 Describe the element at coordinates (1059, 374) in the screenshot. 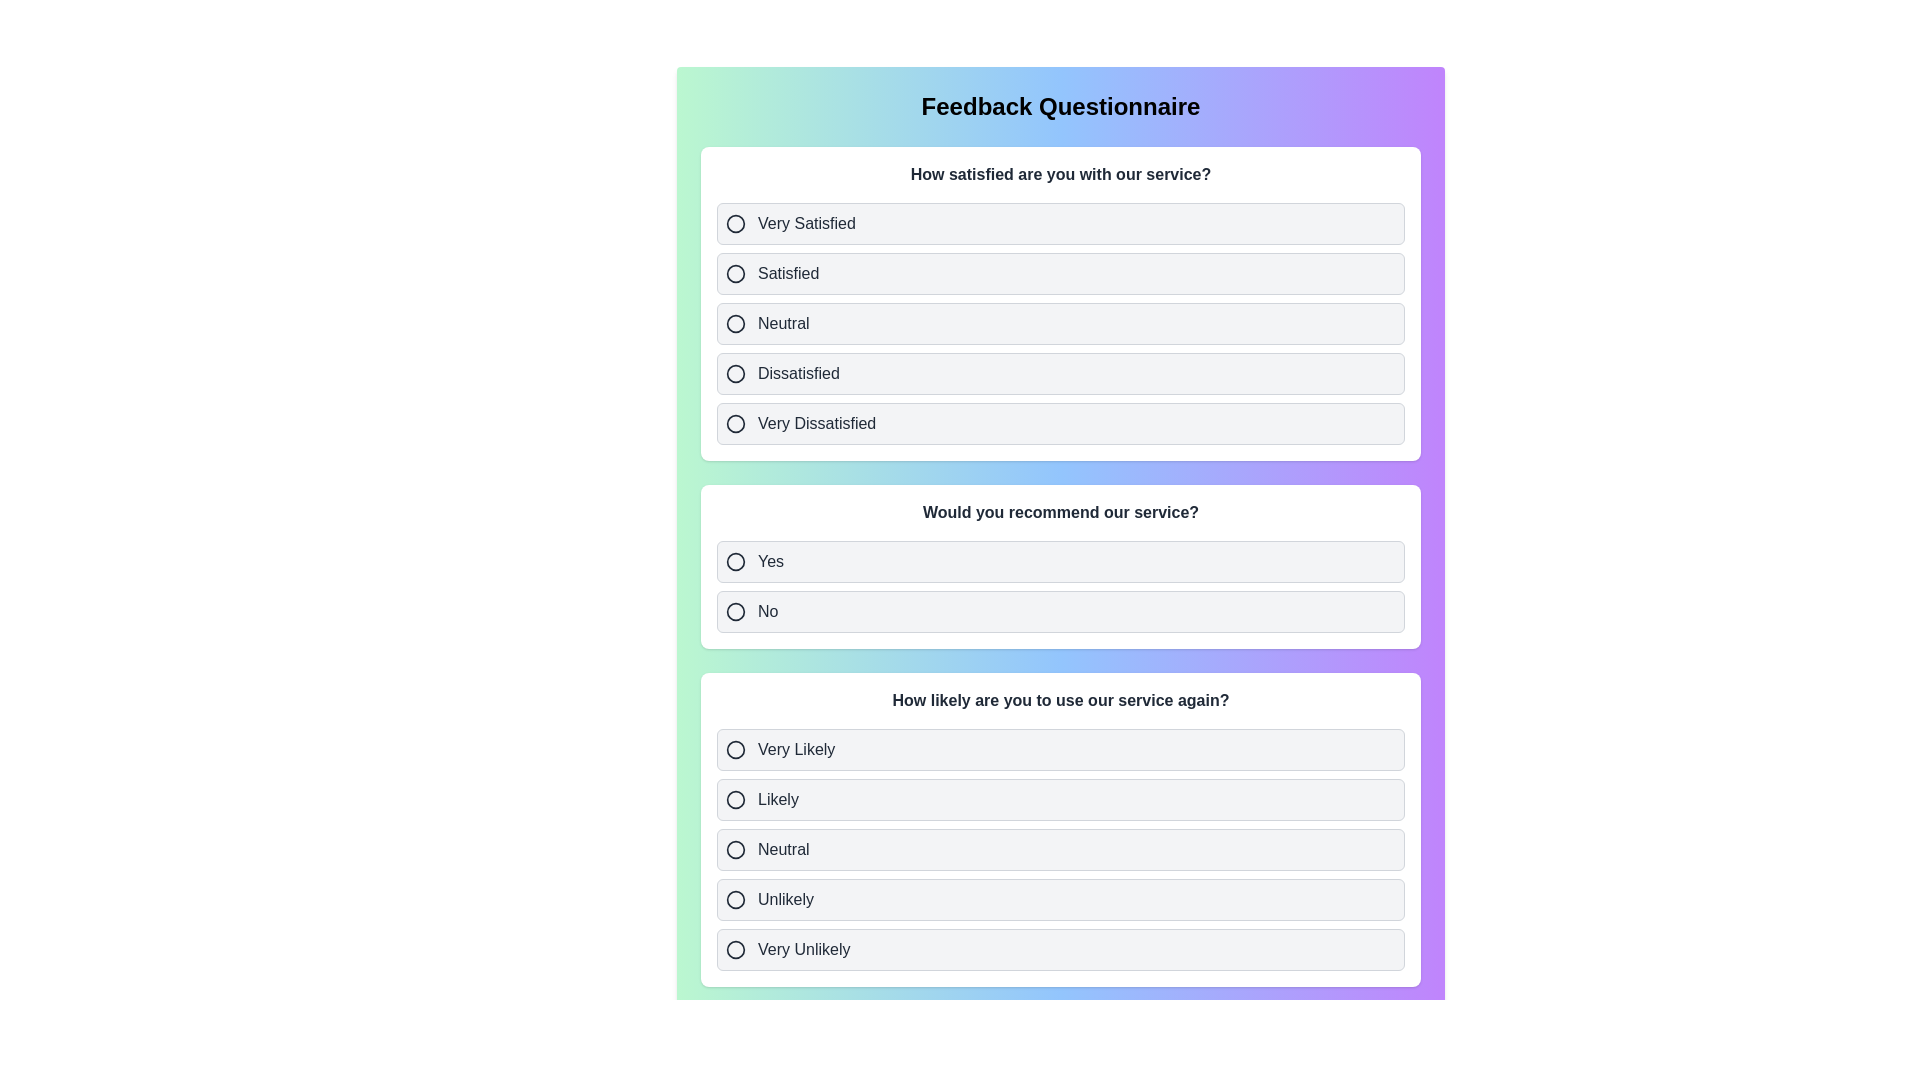

I see `the option Dissatisfied for the first question` at that location.